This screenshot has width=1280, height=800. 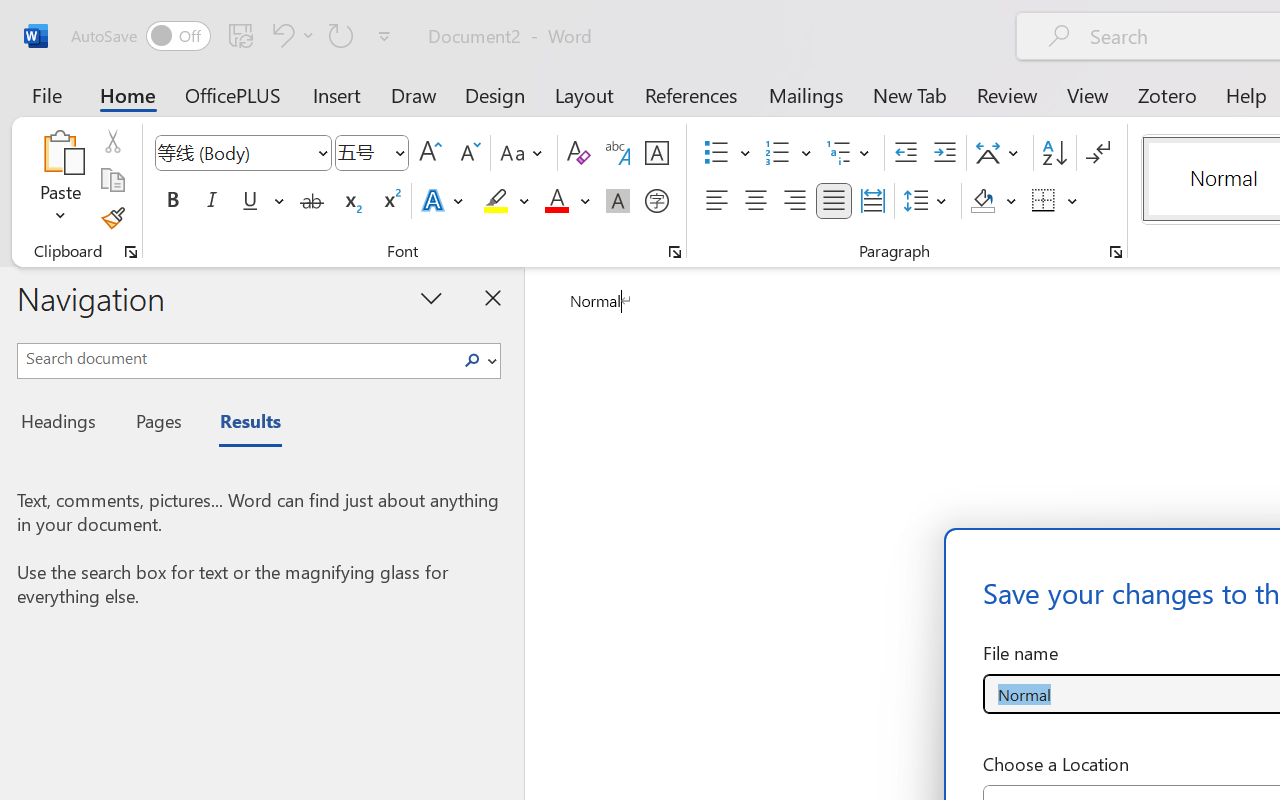 What do you see at coordinates (46, 94) in the screenshot?
I see `'File Tab'` at bounding box center [46, 94].